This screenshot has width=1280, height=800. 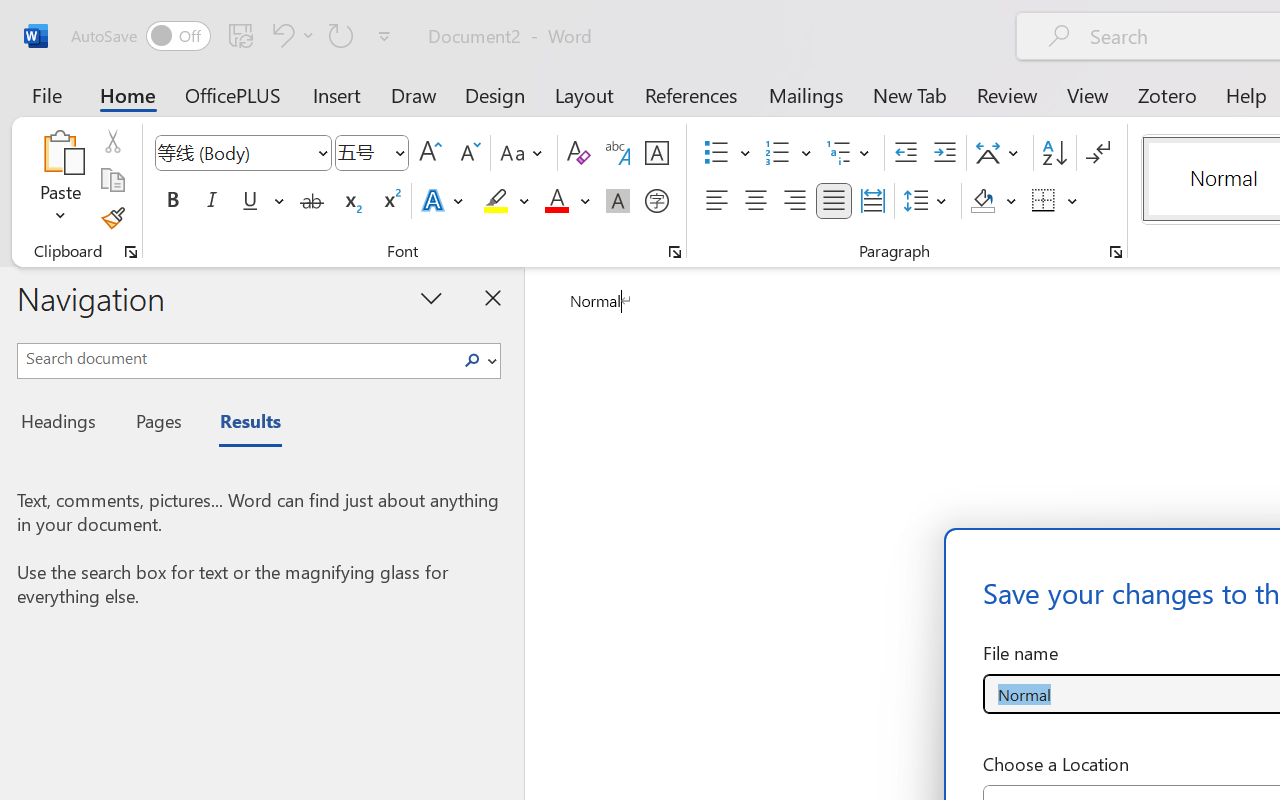 What do you see at coordinates (46, 94) in the screenshot?
I see `'File Tab'` at bounding box center [46, 94].